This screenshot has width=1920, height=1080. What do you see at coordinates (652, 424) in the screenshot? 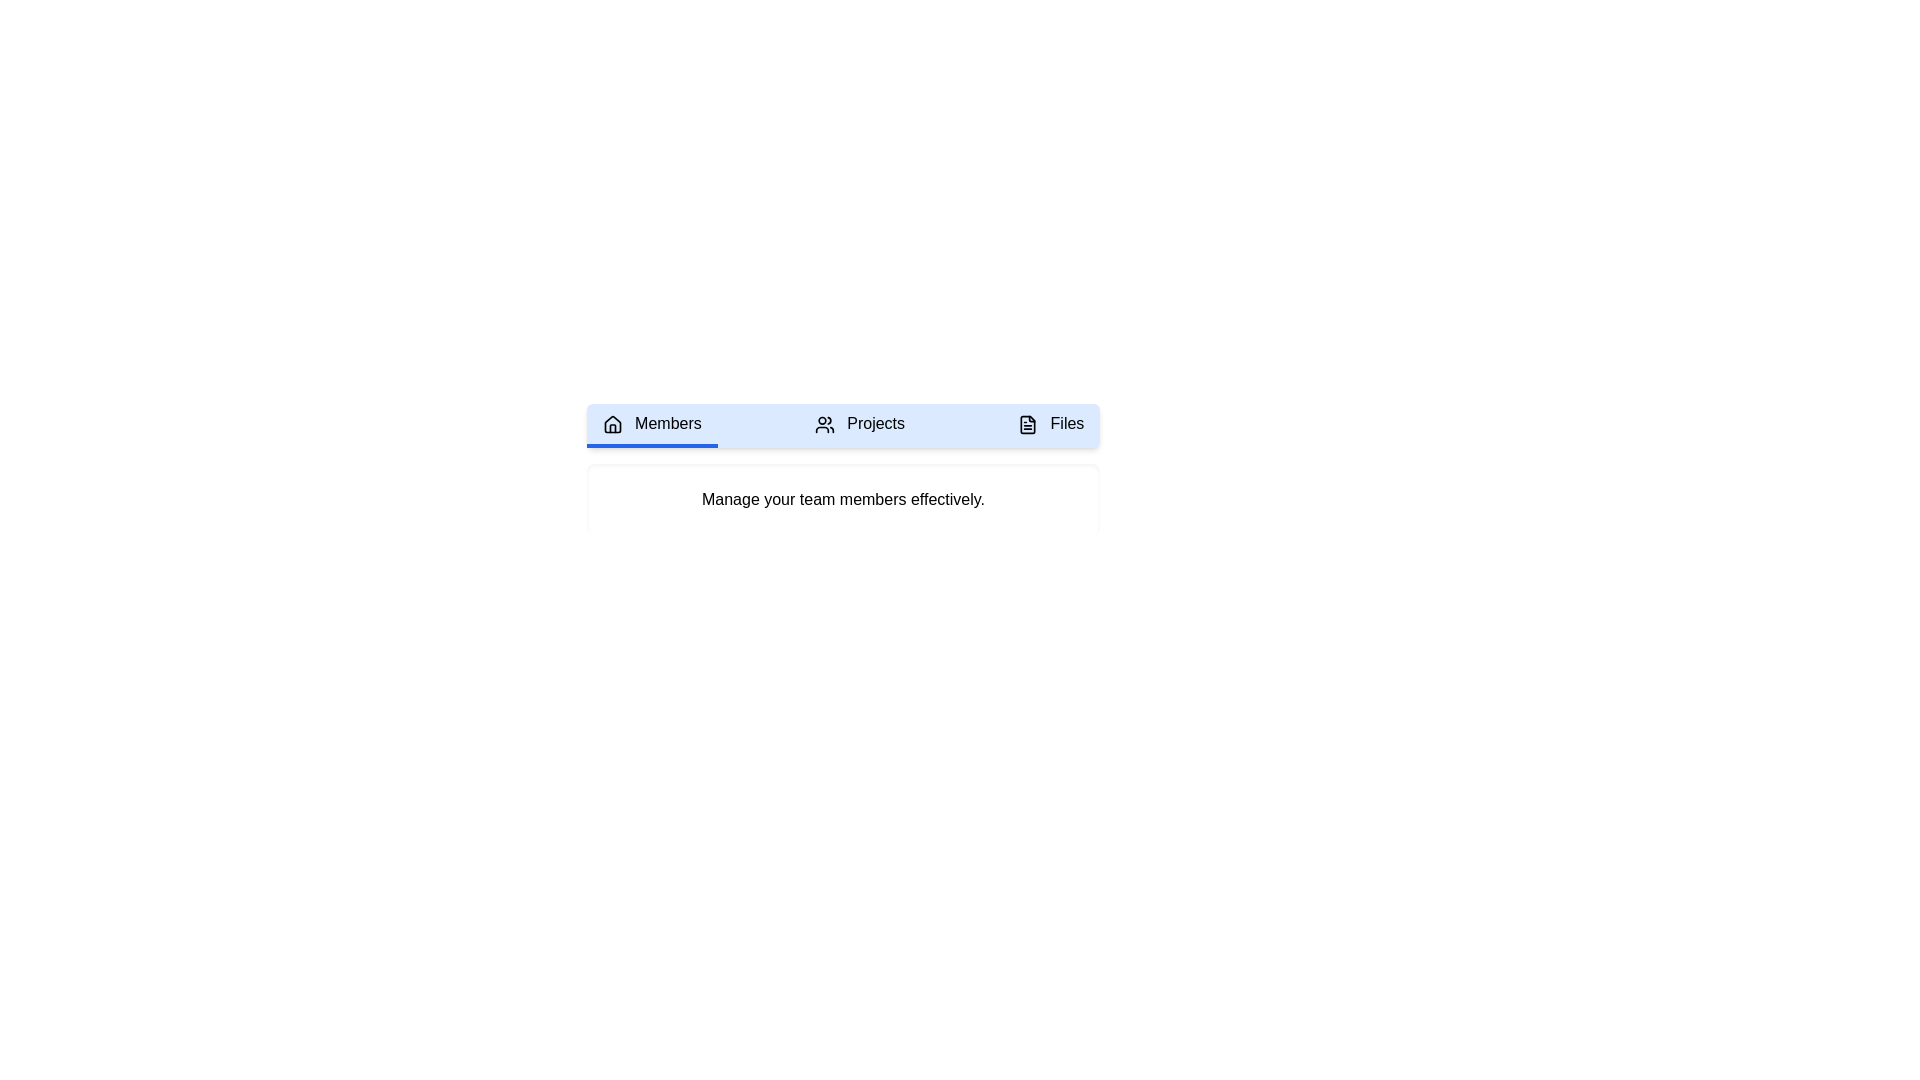
I see `the 'Members' button in the navigation panel, which is the first tab with a house icon and a light blue background` at bounding box center [652, 424].